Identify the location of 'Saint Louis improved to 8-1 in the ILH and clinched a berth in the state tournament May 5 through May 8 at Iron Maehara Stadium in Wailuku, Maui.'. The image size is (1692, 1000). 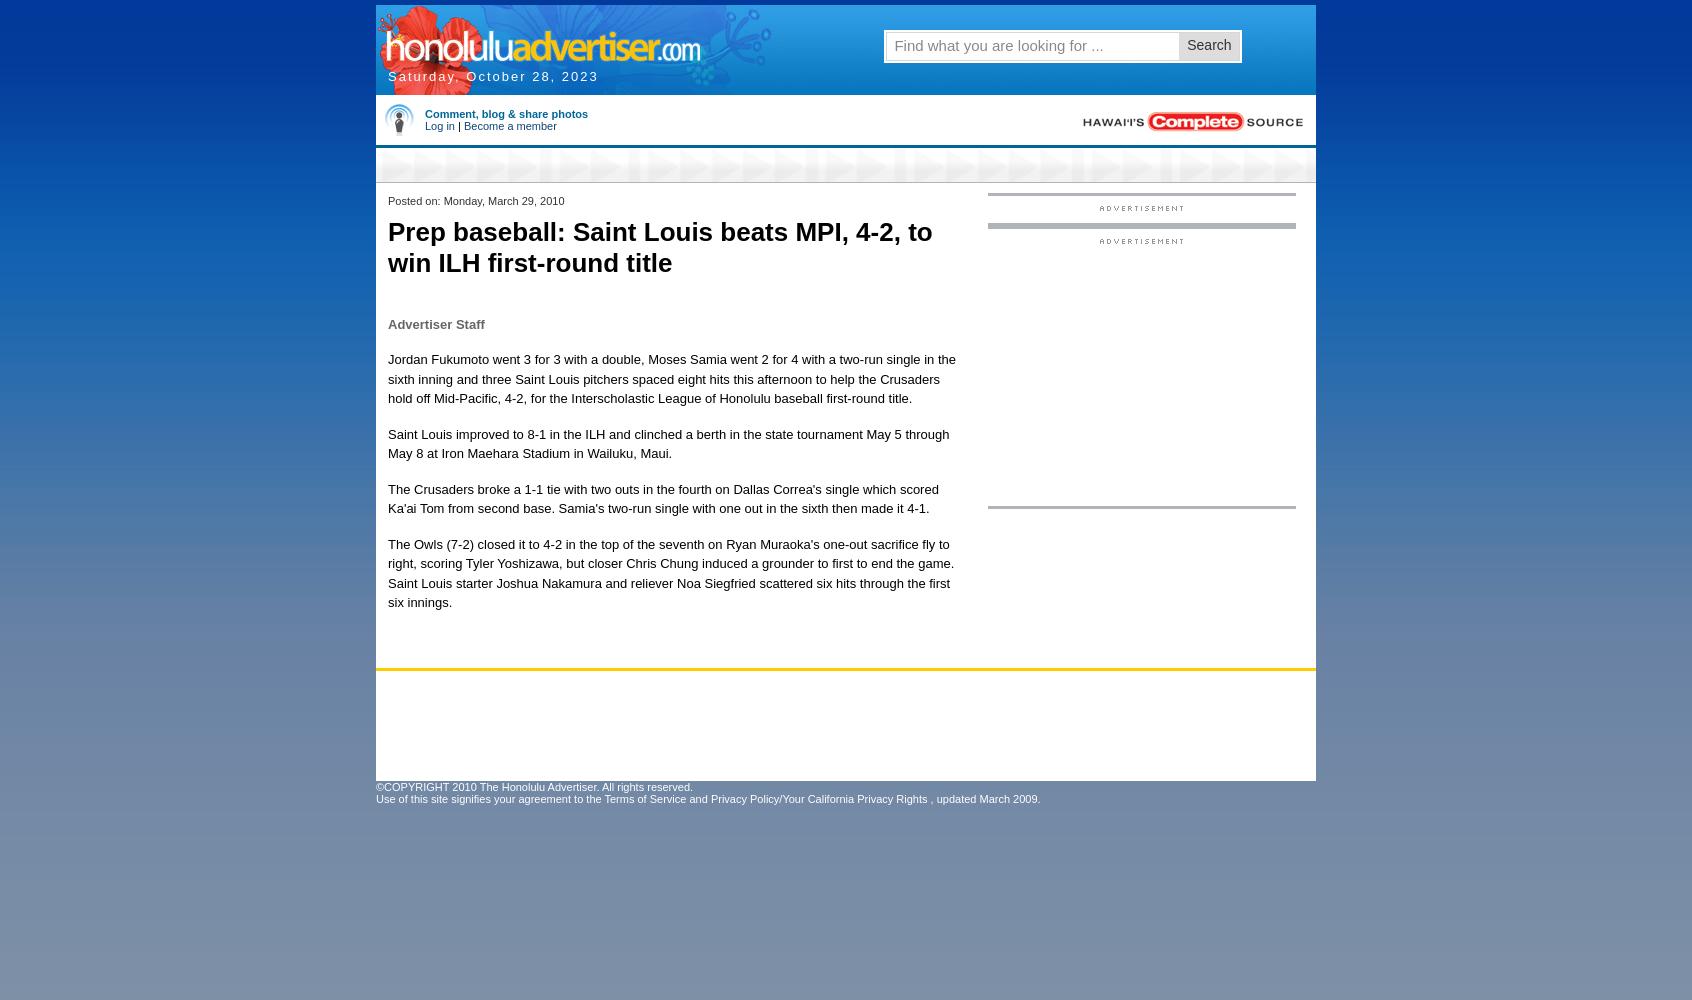
(668, 442).